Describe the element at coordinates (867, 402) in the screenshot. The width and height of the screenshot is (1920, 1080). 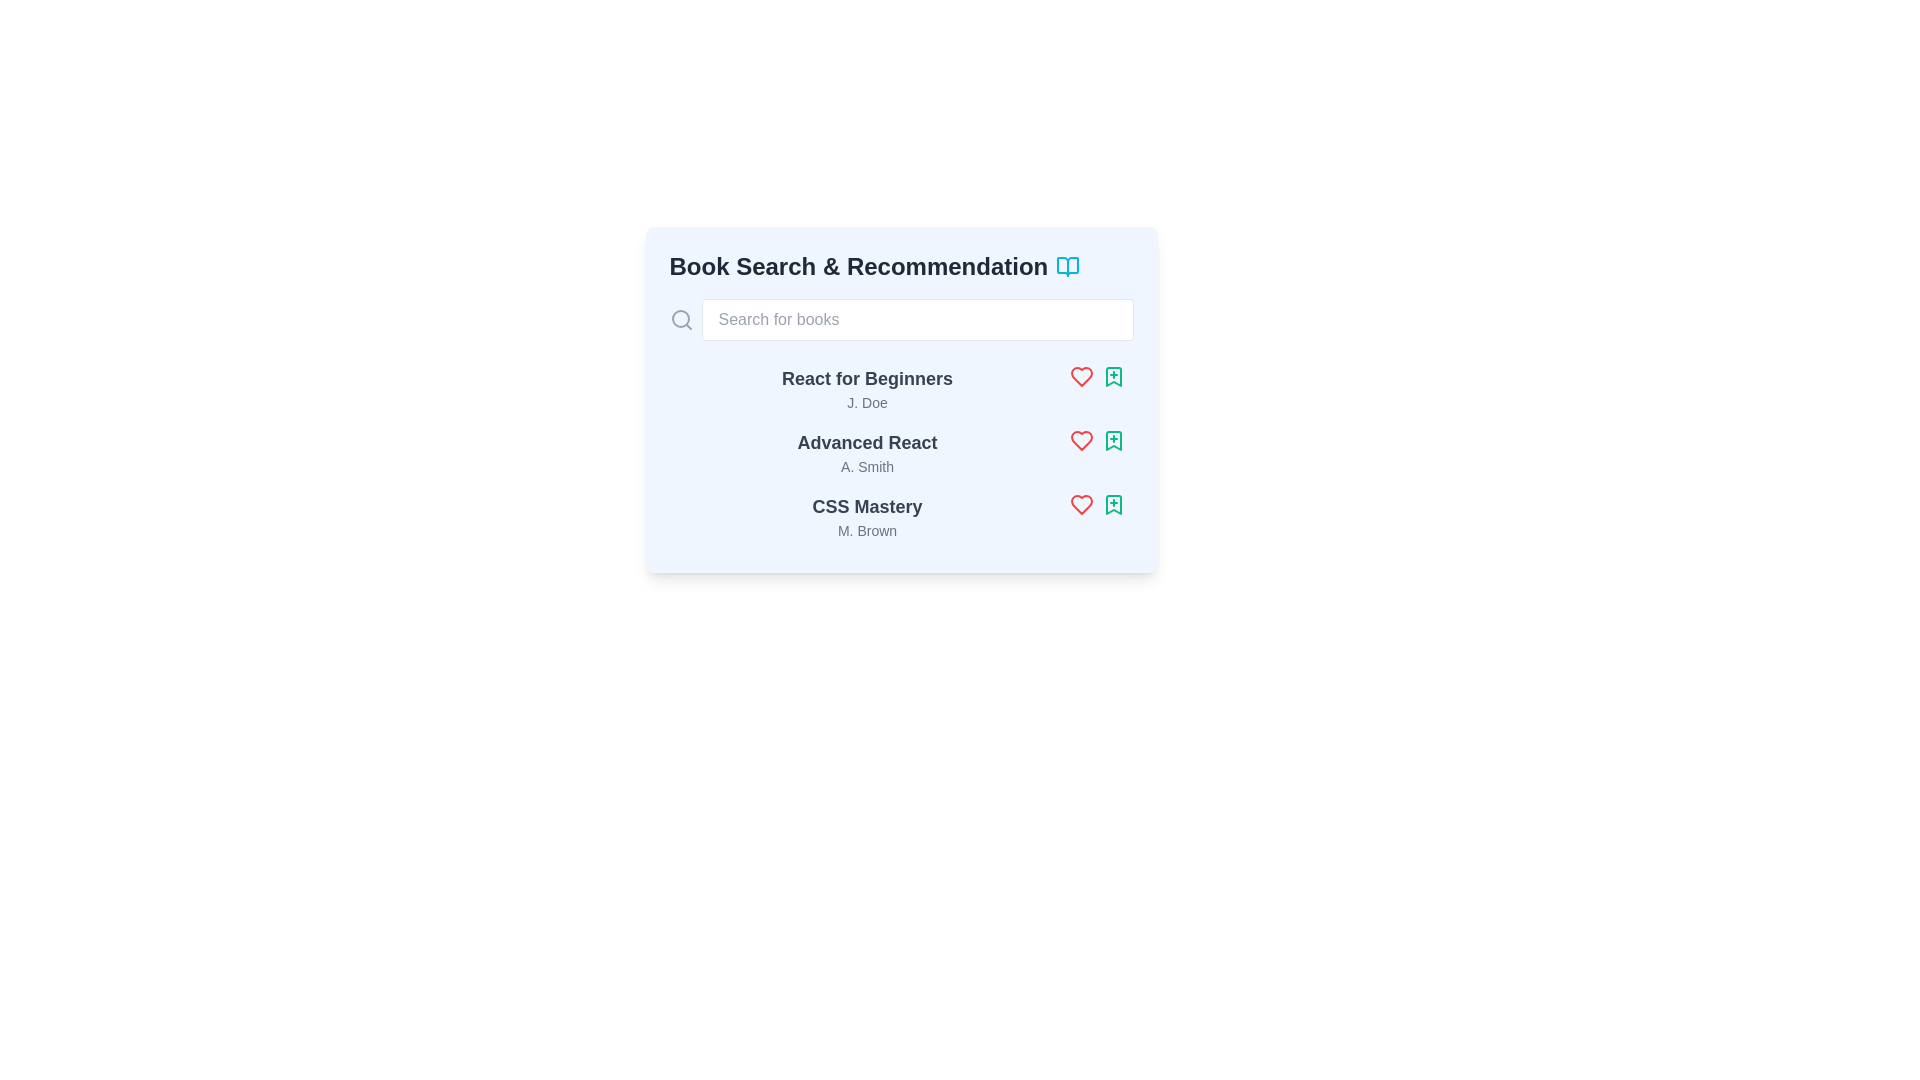
I see `the static text display that shows the author of the book 'React for Beginners', located just below the title within the list layout` at that location.